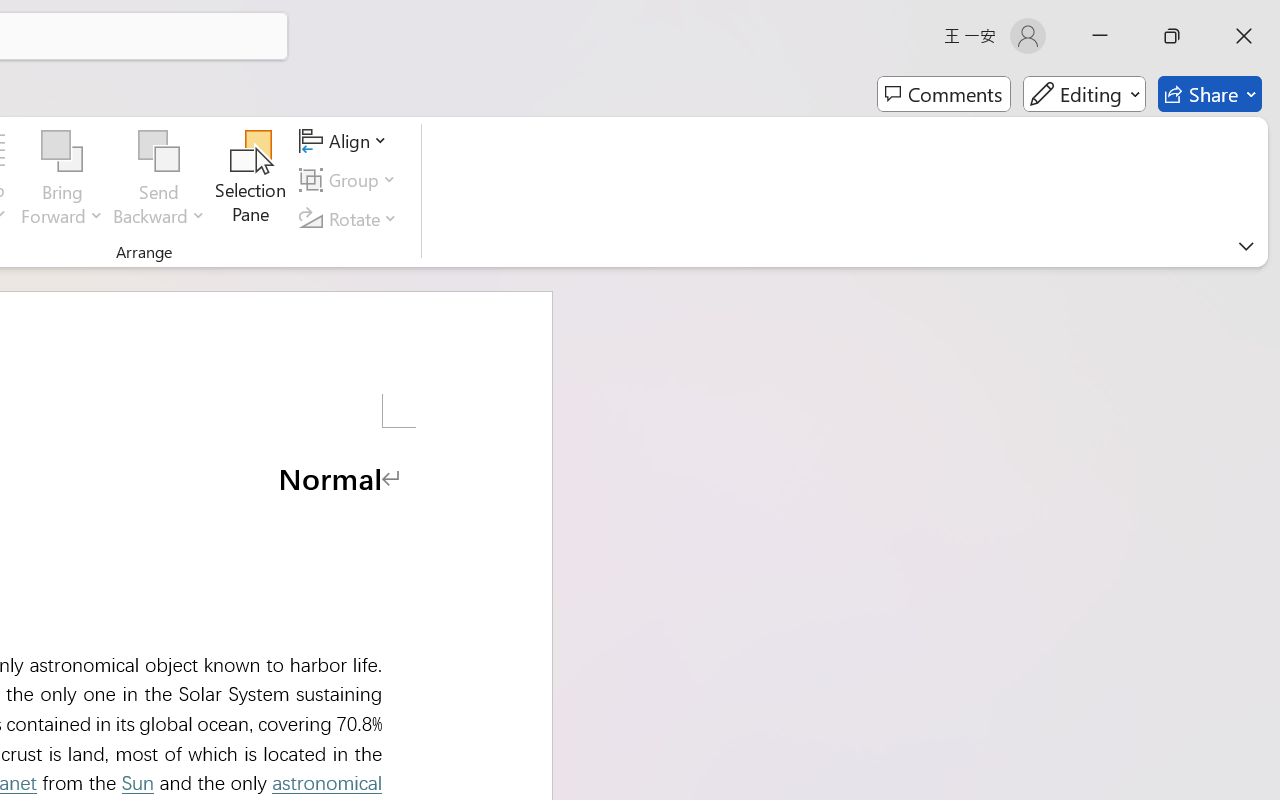 The image size is (1280, 800). Describe the element at coordinates (136, 782) in the screenshot. I see `'Sun'` at that location.